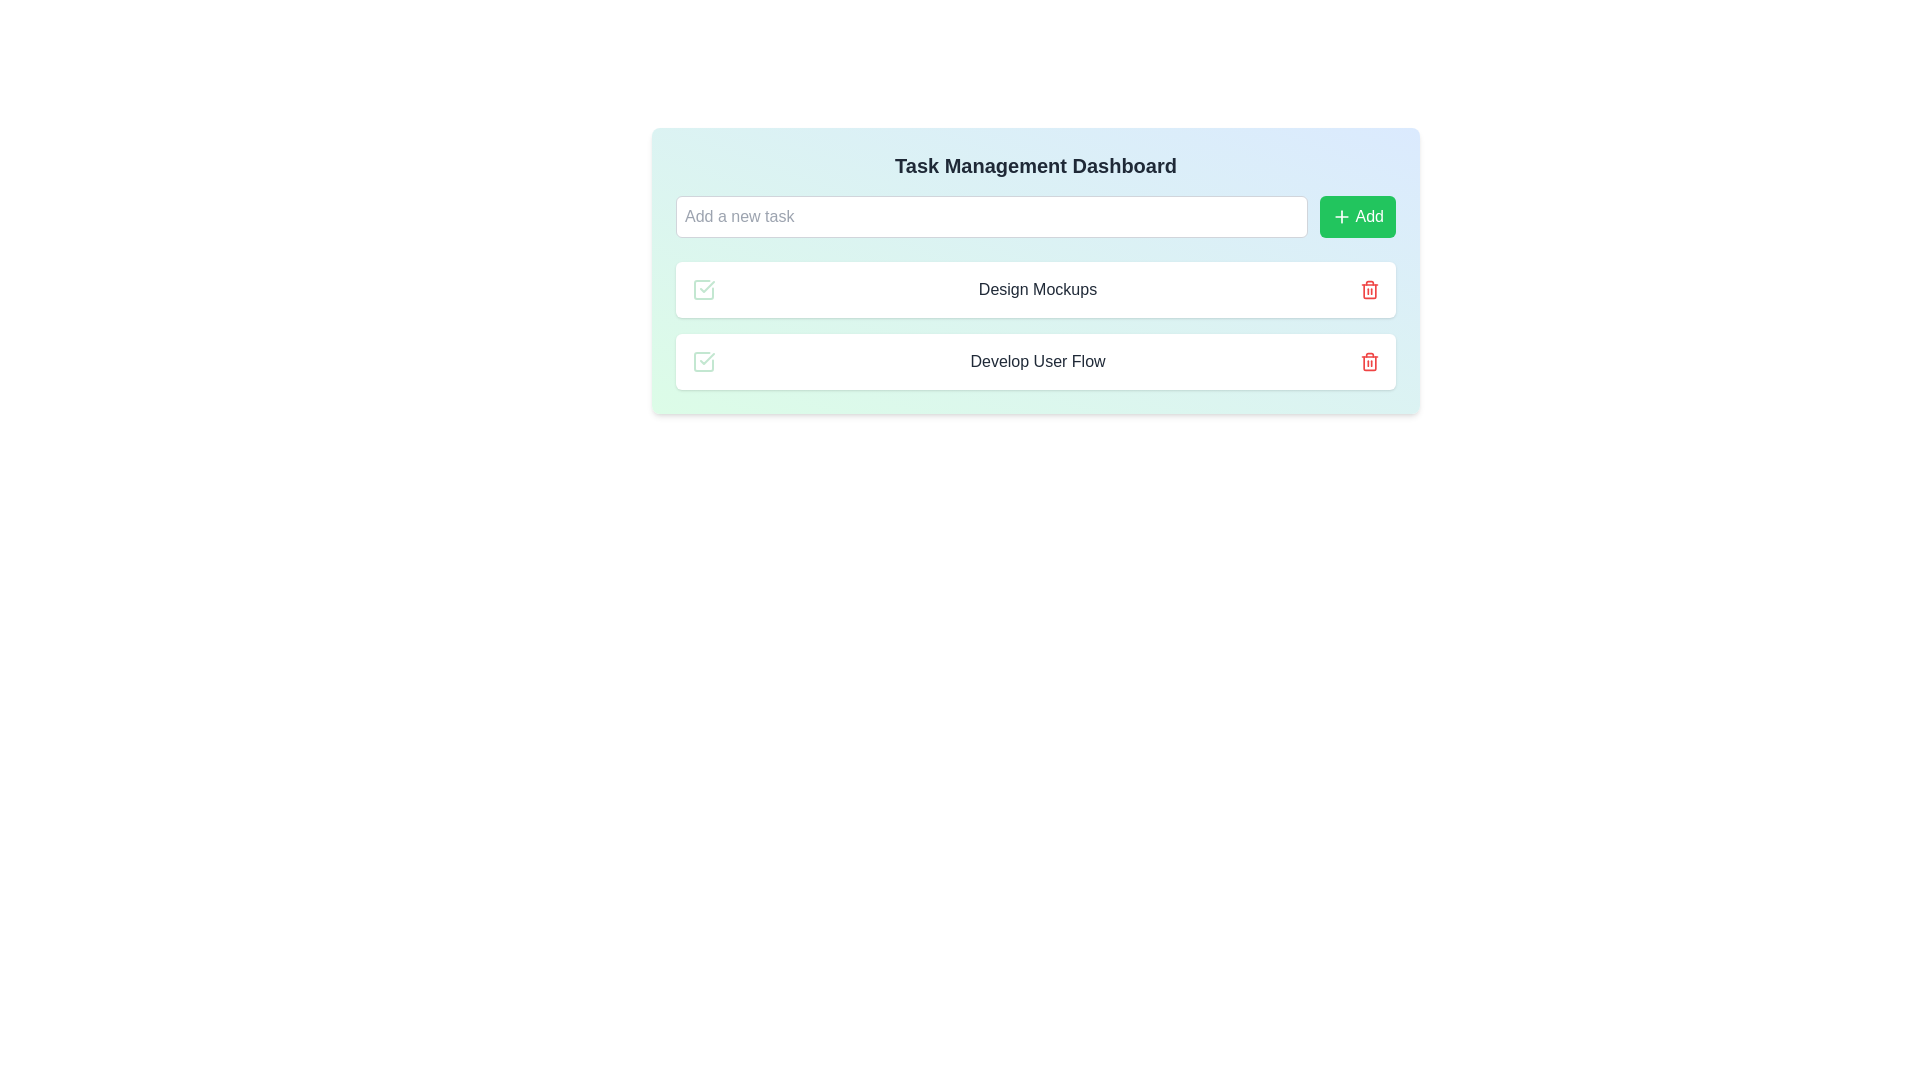  What do you see at coordinates (1357, 216) in the screenshot?
I see `the confirmation button` at bounding box center [1357, 216].